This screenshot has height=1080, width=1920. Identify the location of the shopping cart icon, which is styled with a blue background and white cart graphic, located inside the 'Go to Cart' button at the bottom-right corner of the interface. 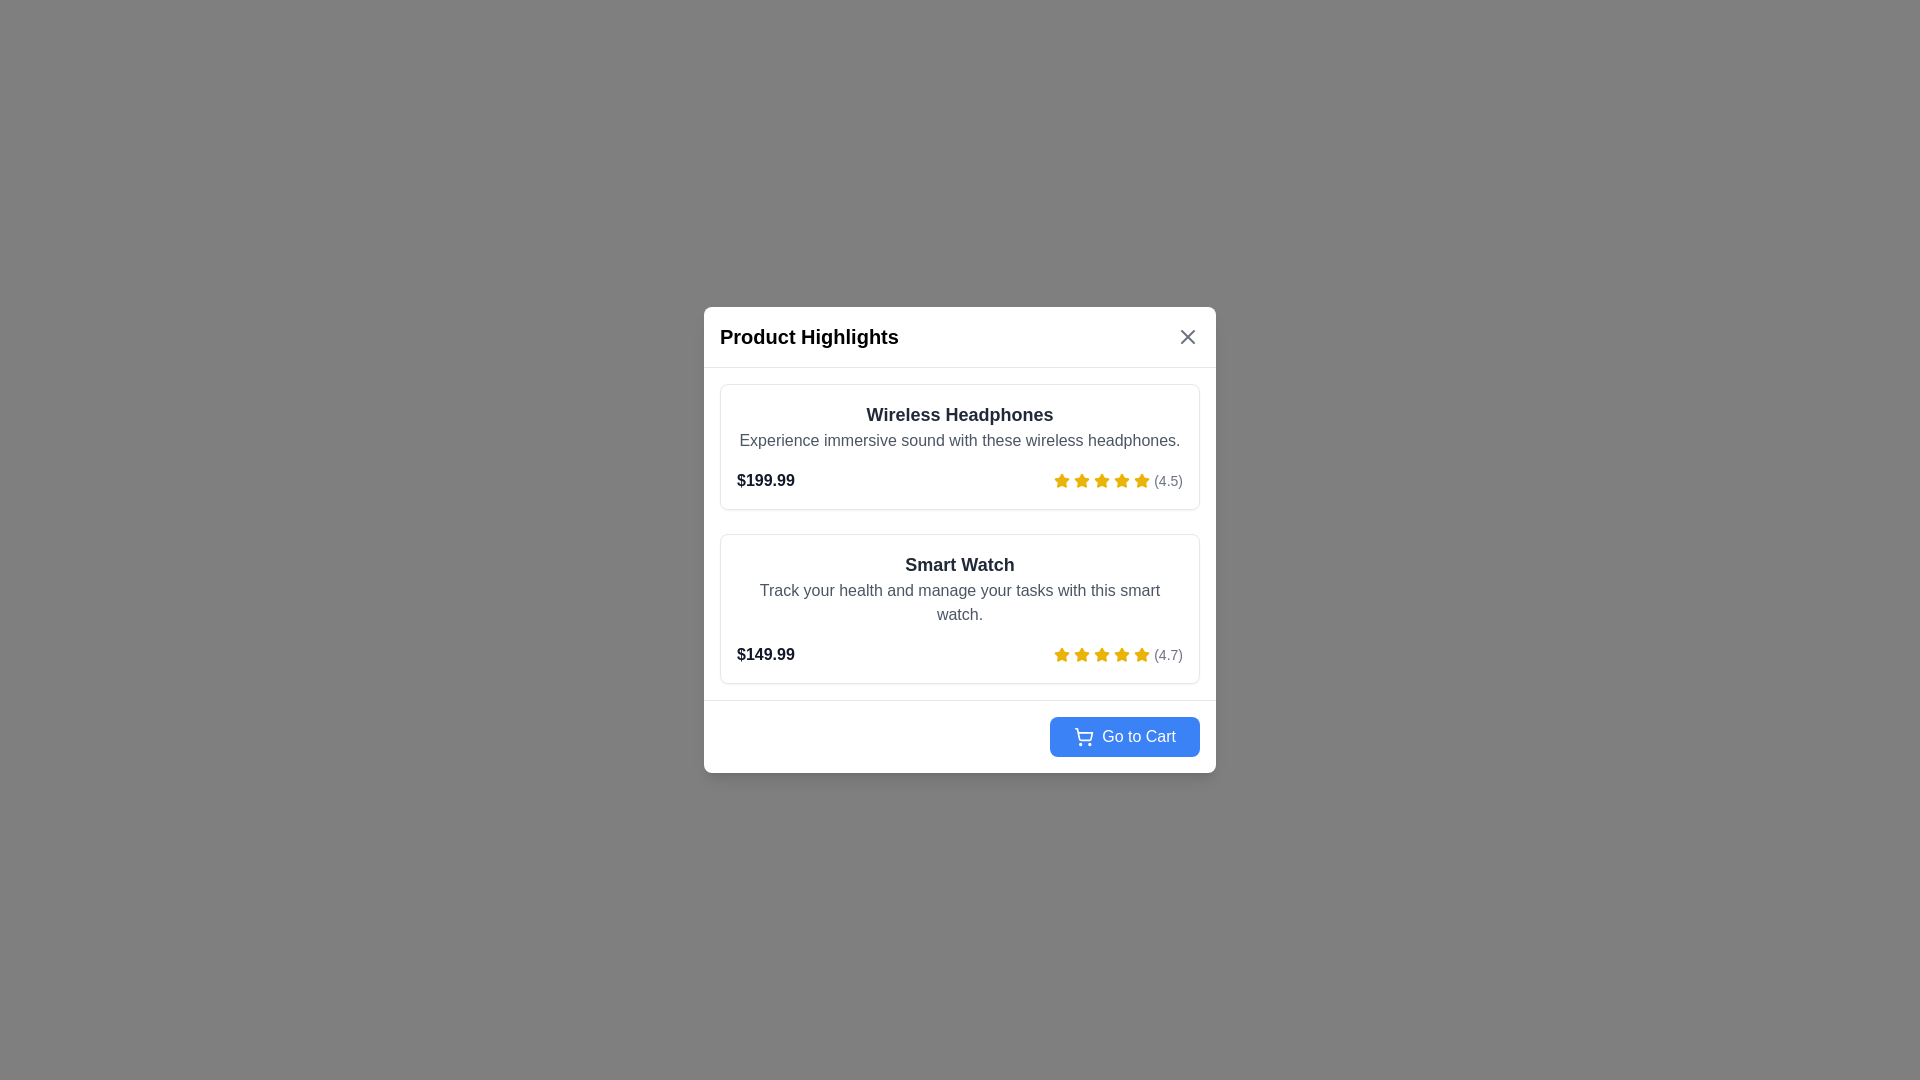
(1083, 736).